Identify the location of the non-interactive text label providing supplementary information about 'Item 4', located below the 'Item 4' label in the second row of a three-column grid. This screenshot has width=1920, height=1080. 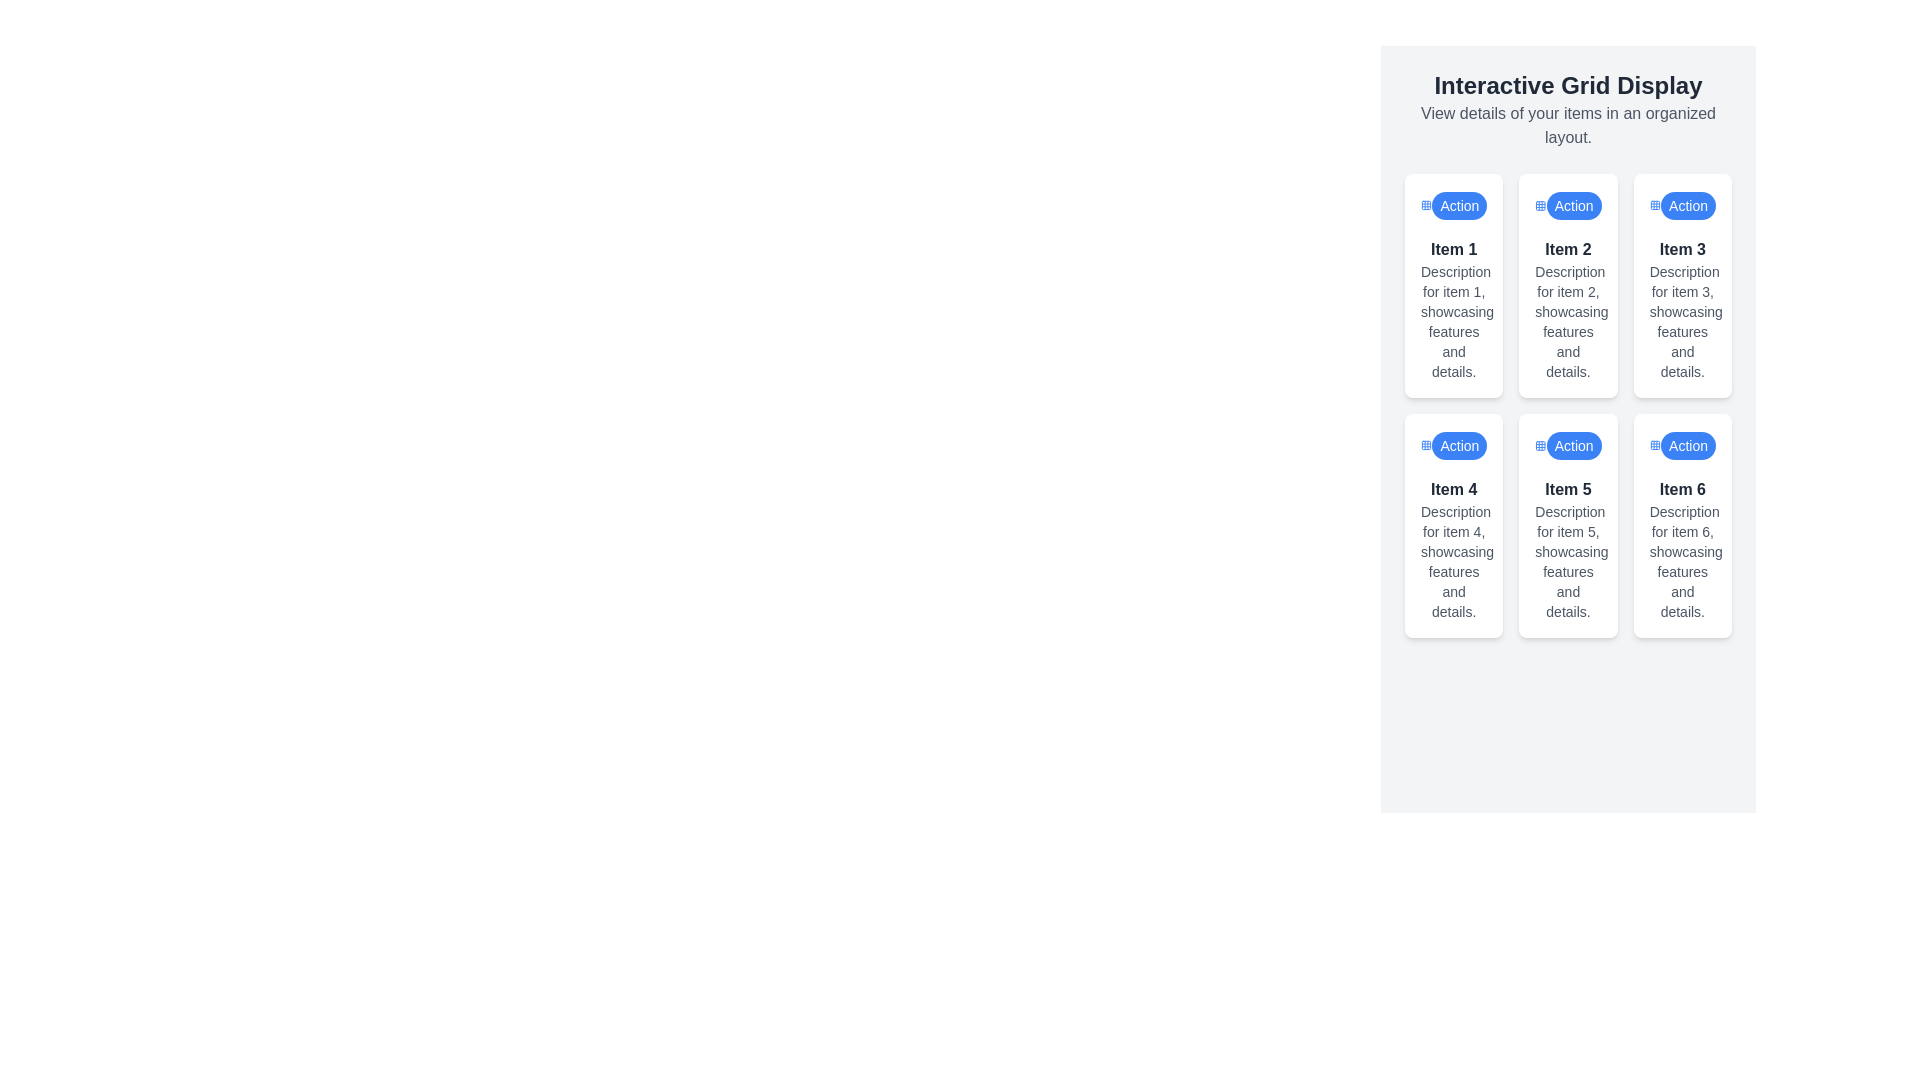
(1454, 562).